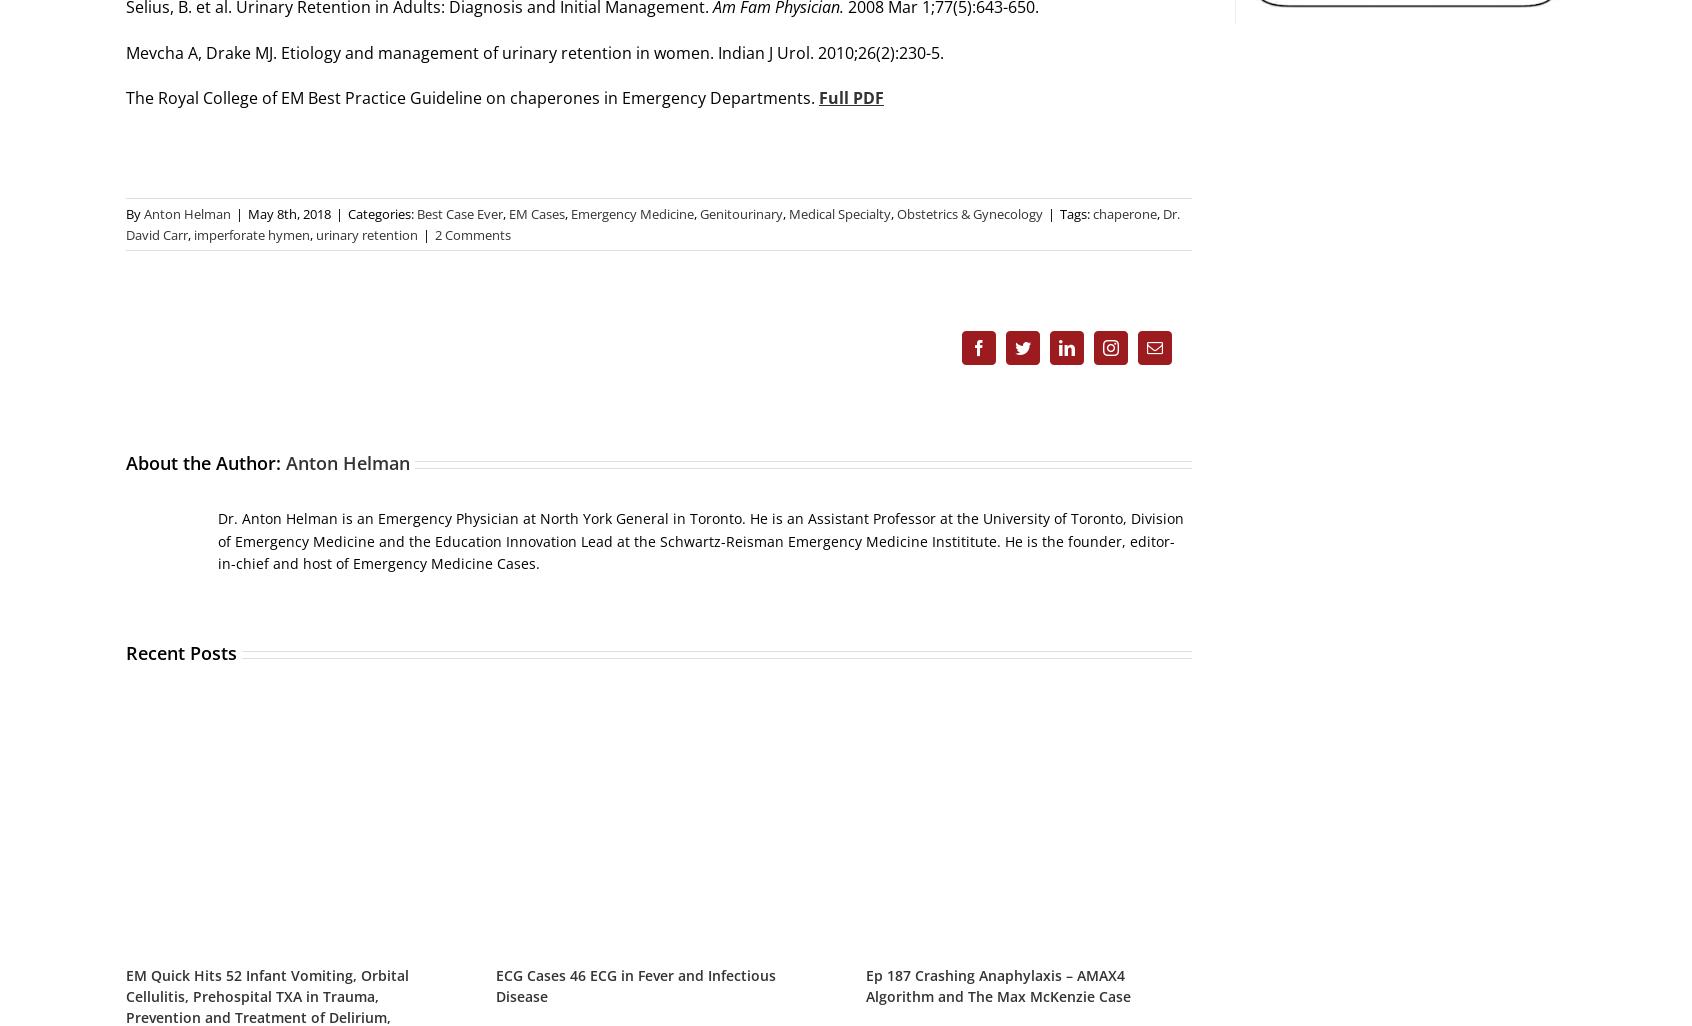  Describe the element at coordinates (251, 234) in the screenshot. I see `'imperforate hymen'` at that location.